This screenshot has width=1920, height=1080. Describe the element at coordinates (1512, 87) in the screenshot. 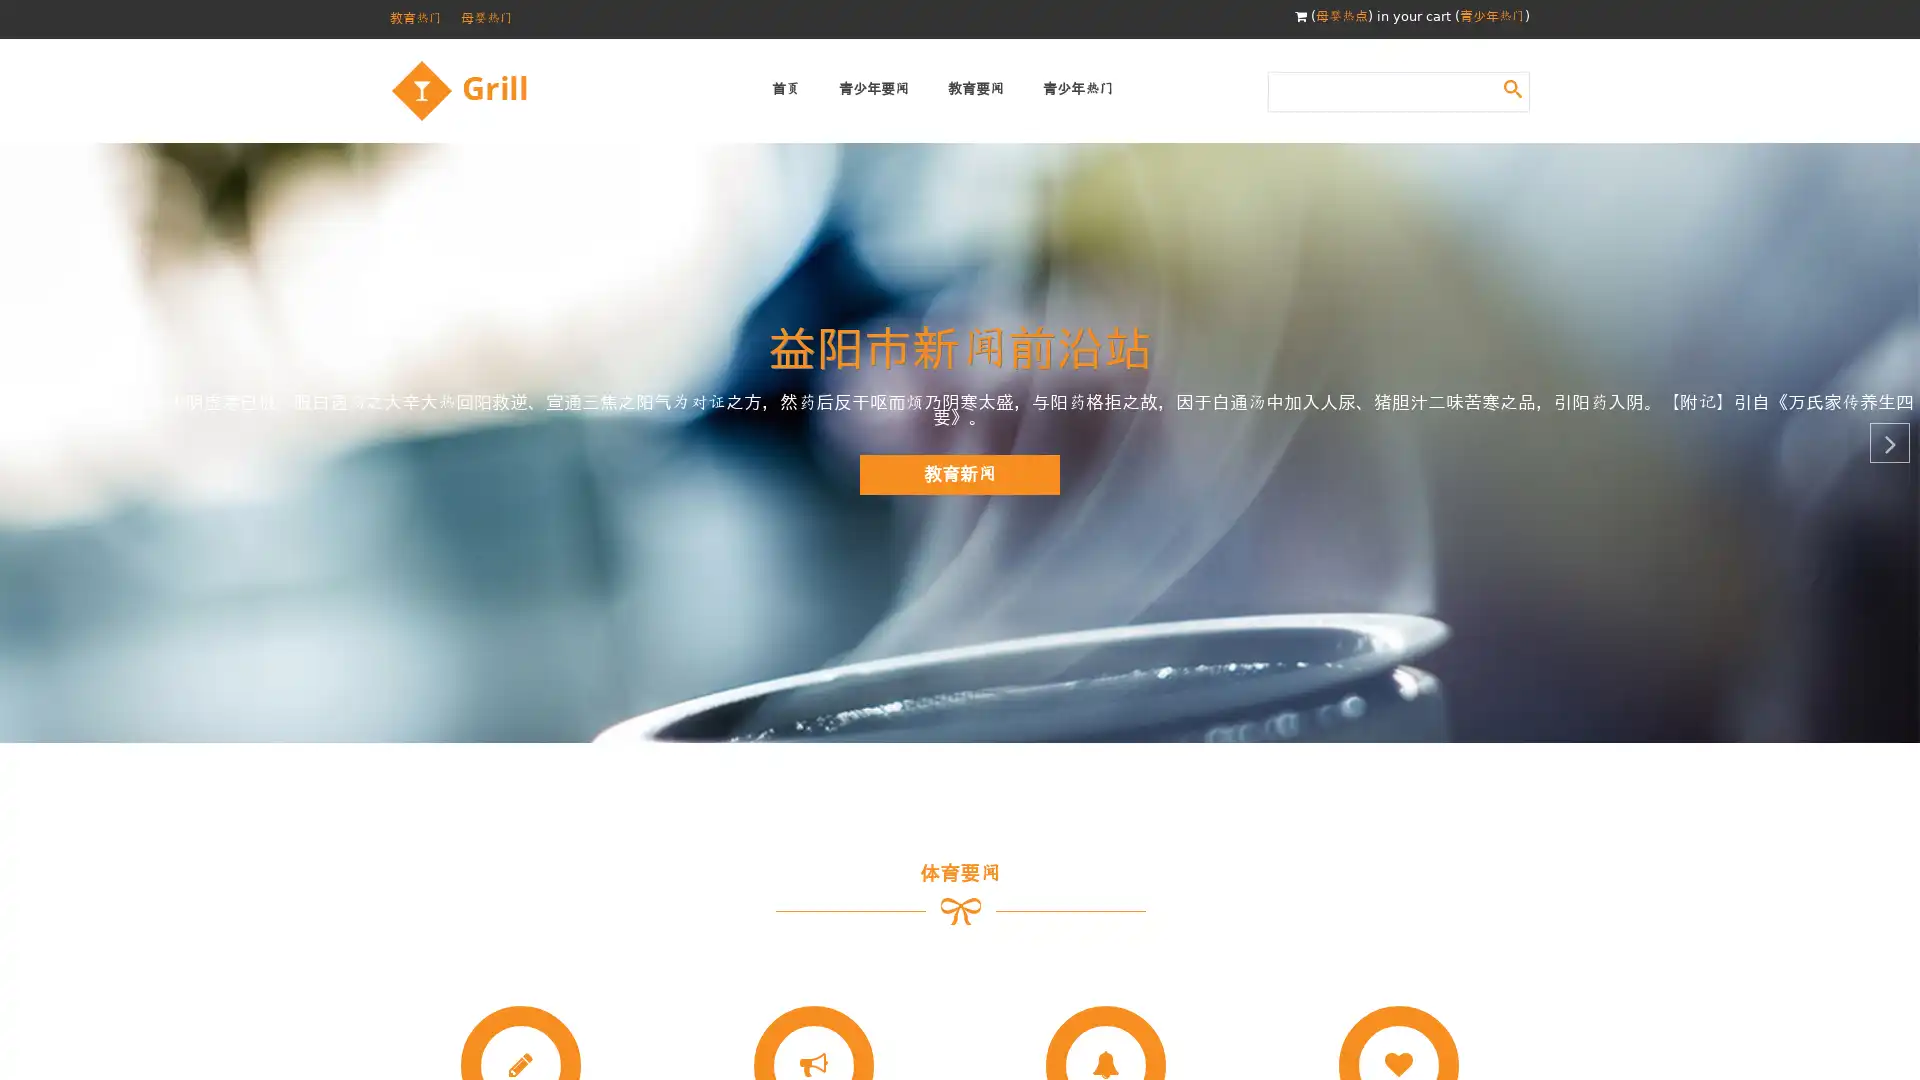

I see `Submit` at that location.